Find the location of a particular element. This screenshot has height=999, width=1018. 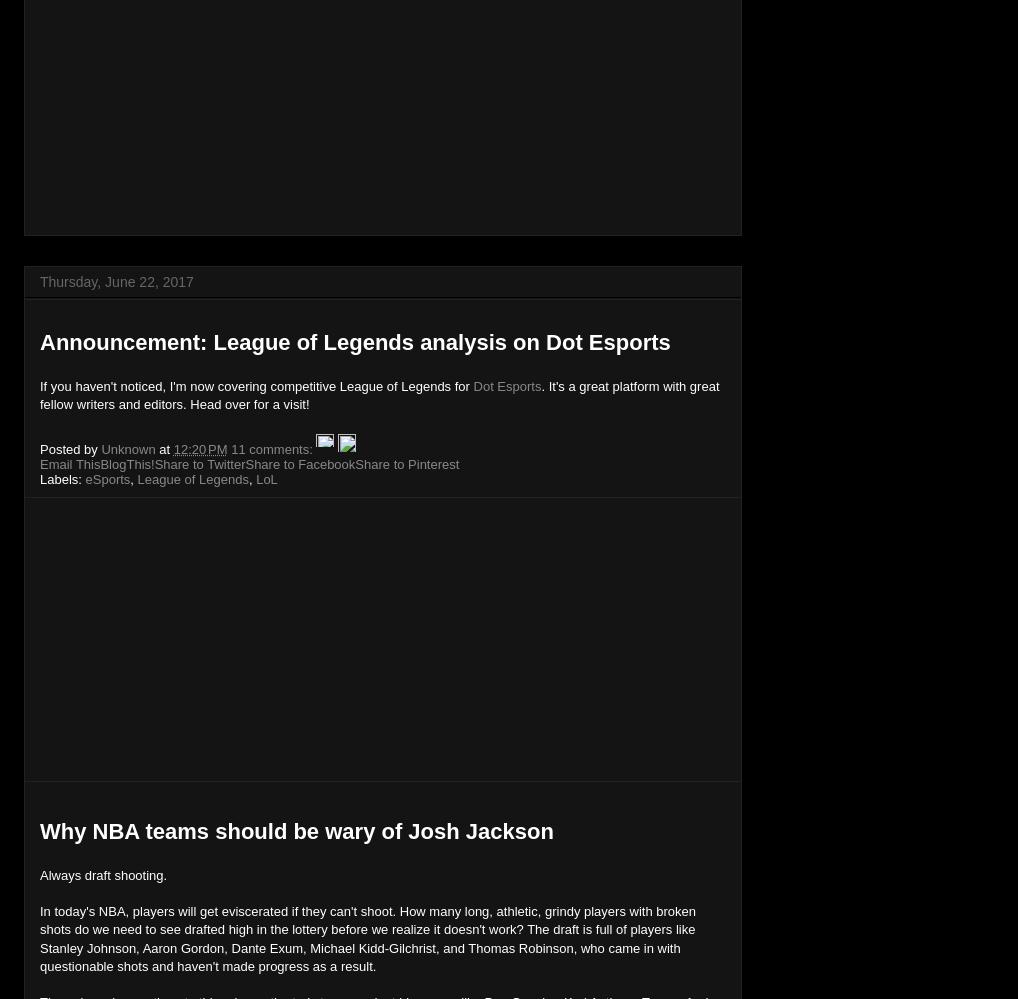

'BlogThis!' is located at coordinates (99, 463).